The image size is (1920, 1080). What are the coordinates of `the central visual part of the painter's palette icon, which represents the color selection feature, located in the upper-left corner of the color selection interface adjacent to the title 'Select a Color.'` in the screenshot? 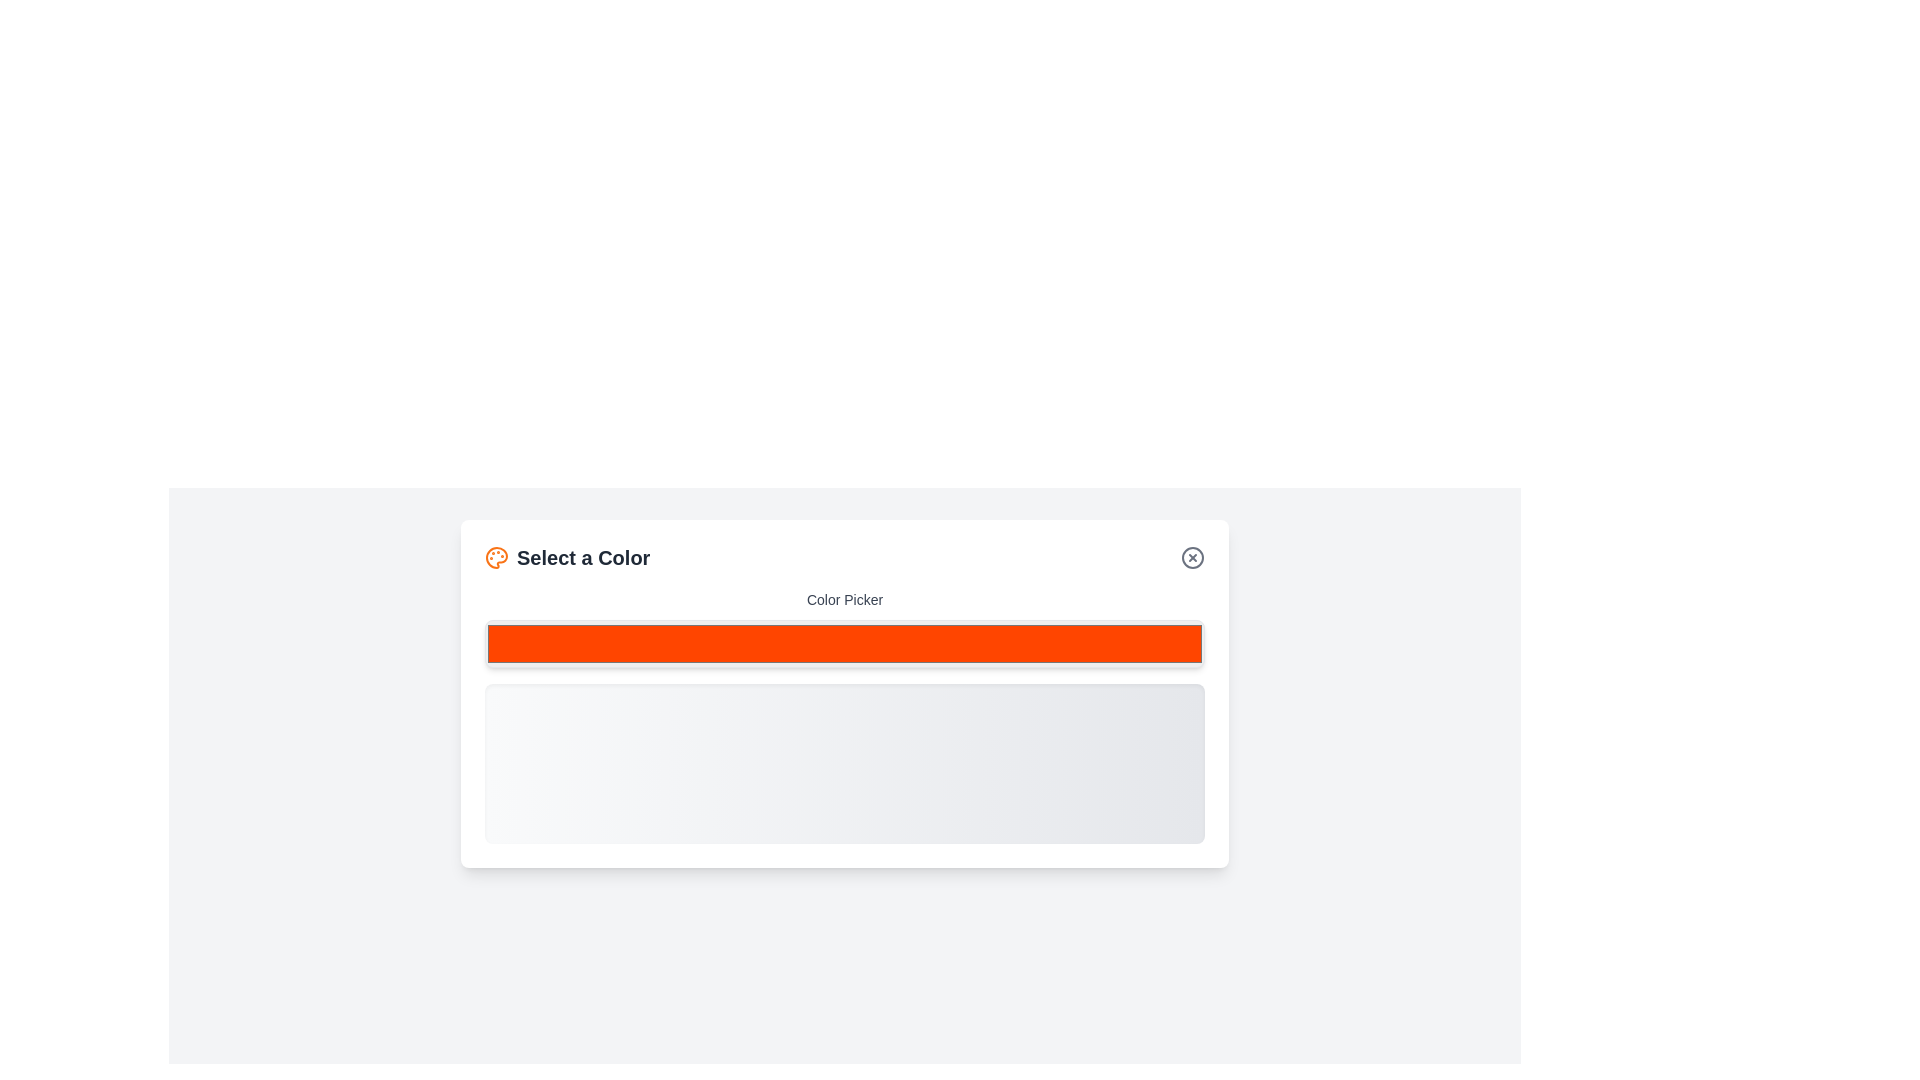 It's located at (497, 558).